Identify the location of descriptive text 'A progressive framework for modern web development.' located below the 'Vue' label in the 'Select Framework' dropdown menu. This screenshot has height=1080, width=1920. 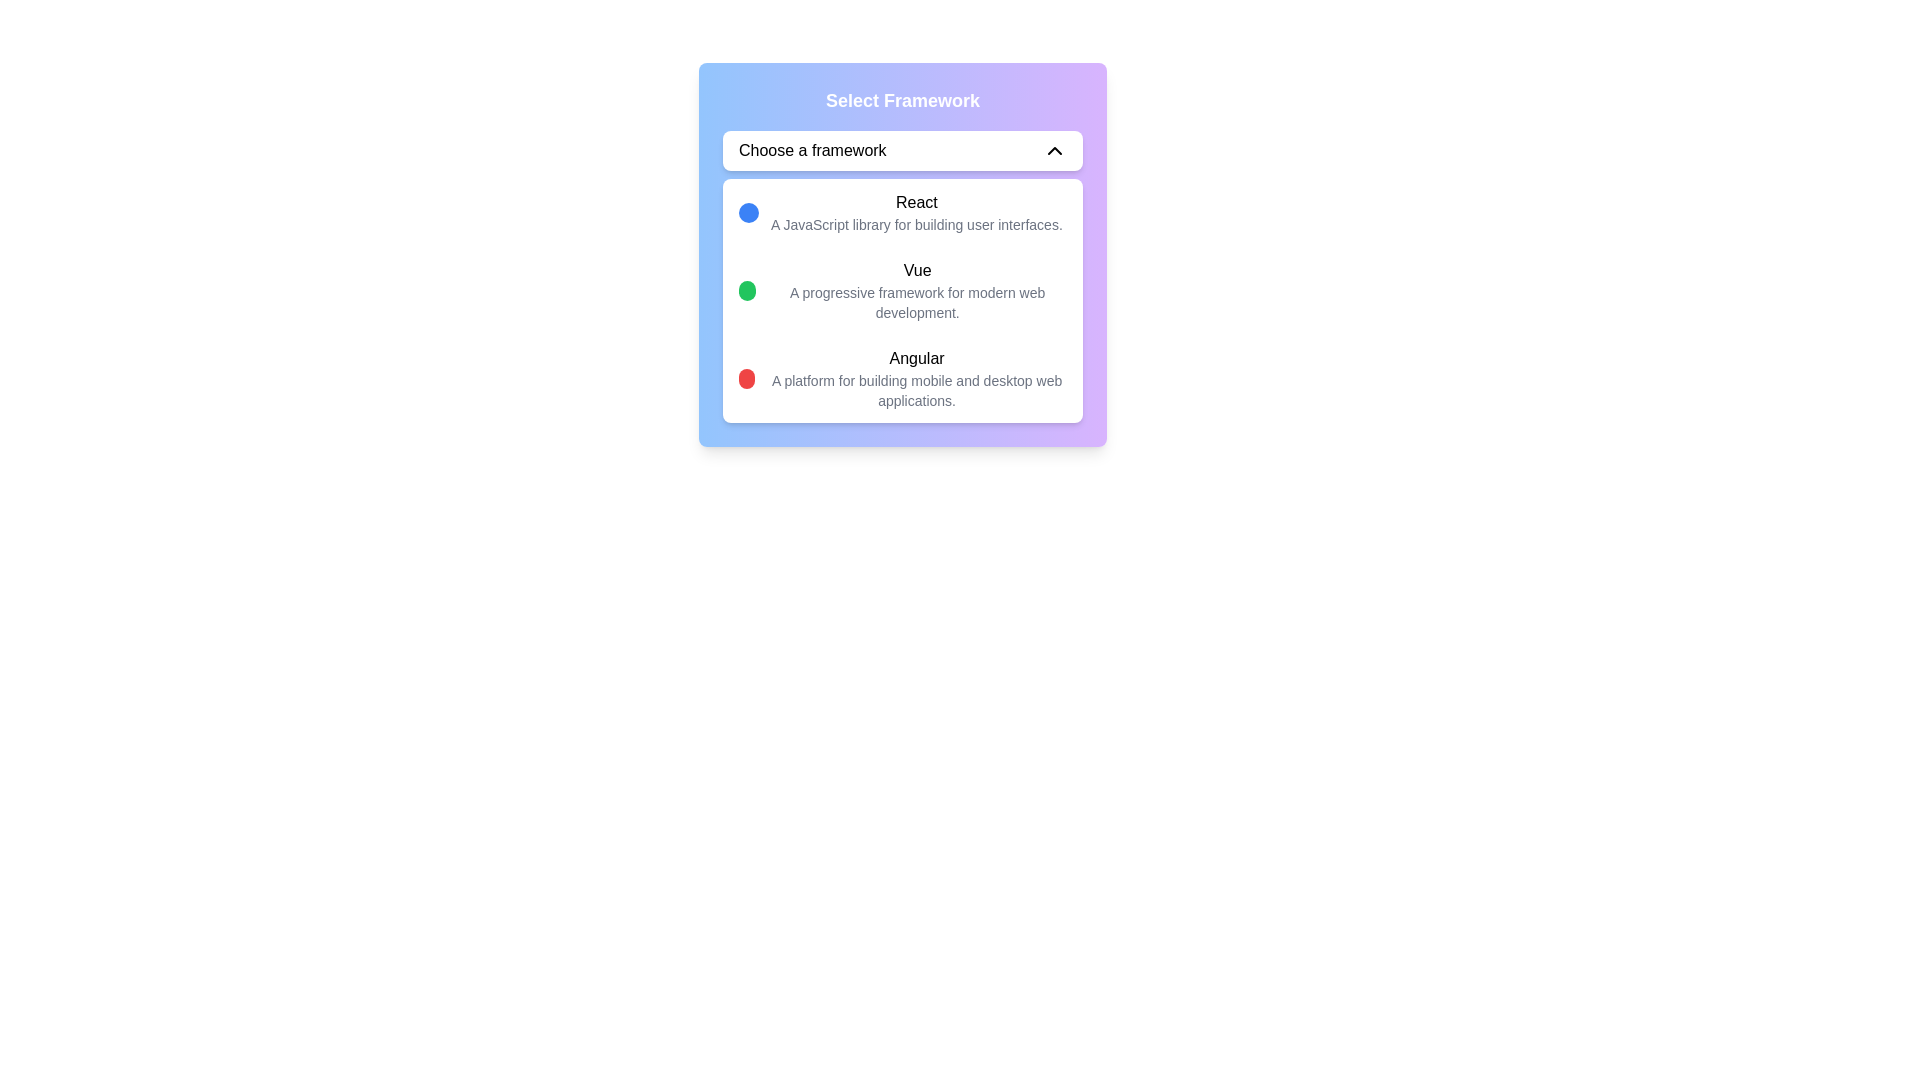
(916, 303).